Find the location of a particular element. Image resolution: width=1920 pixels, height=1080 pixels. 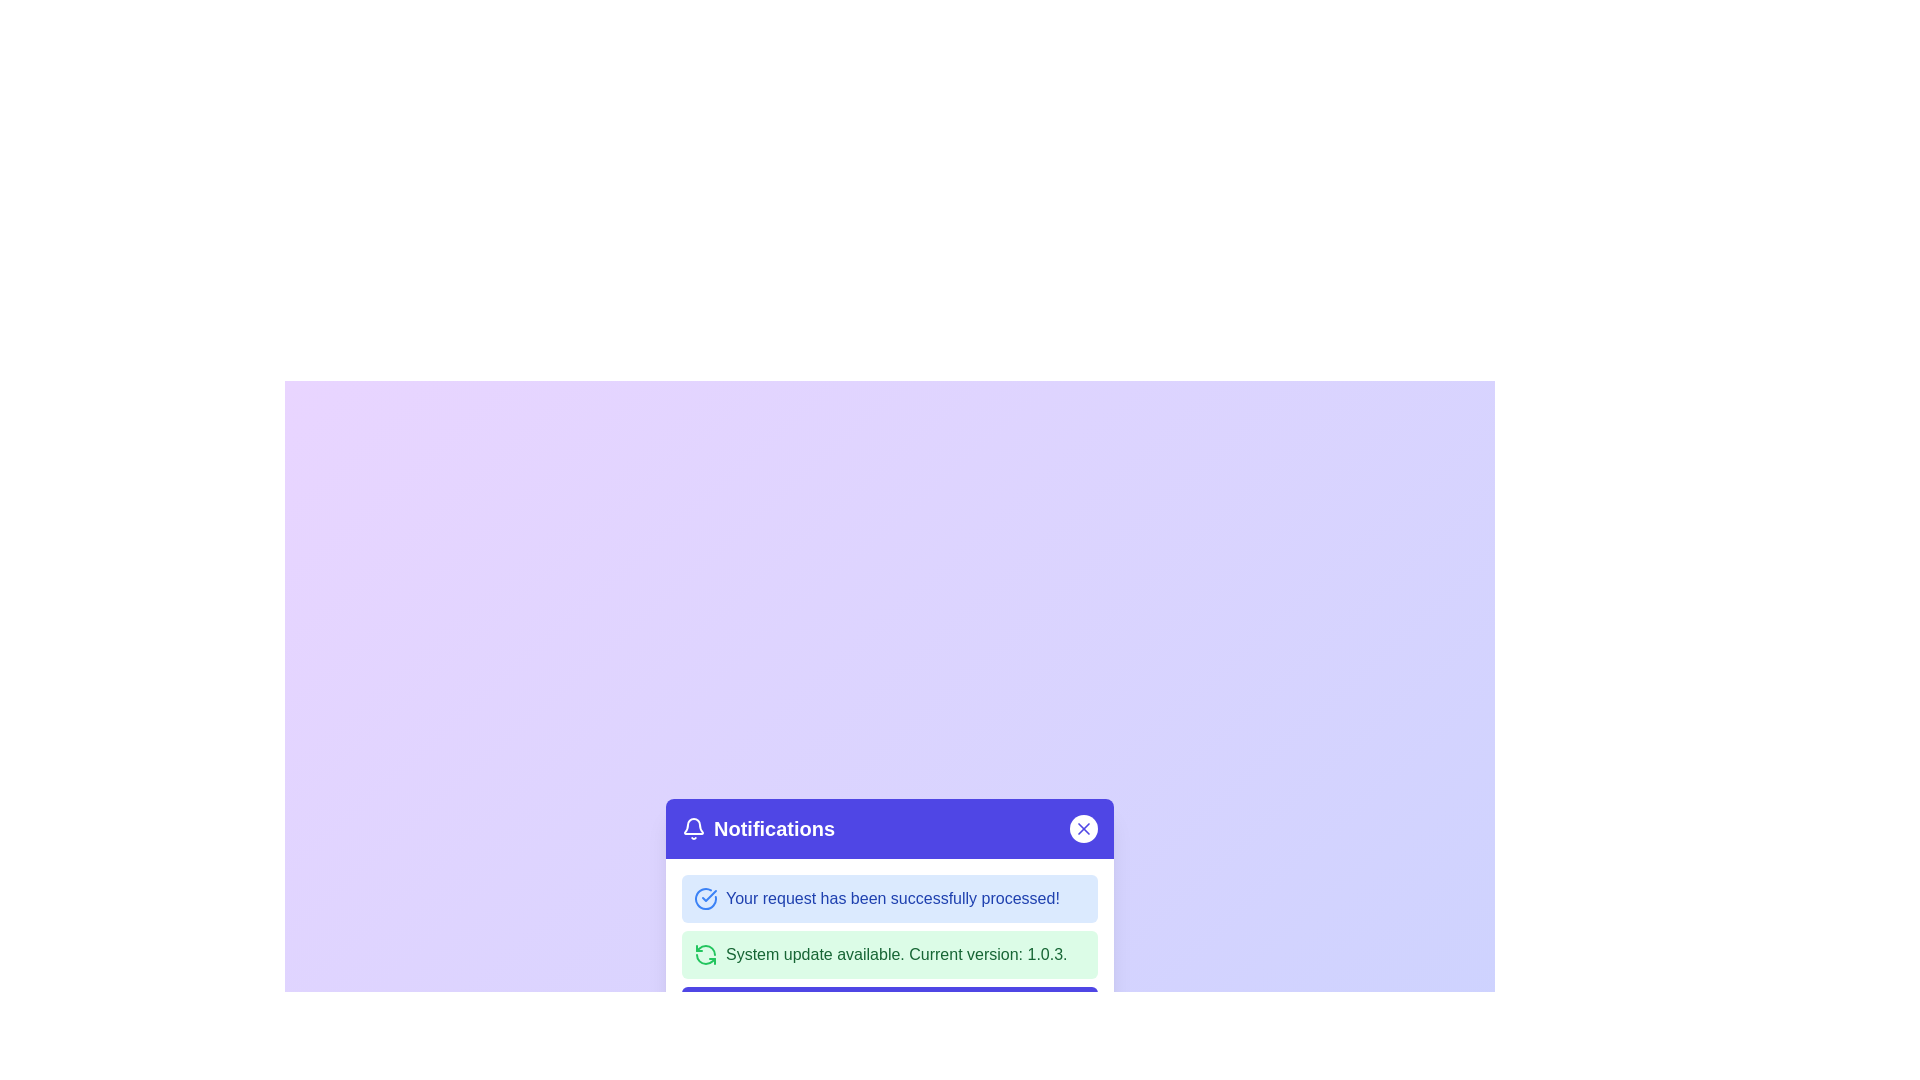

the interactive button located at the bottom of the notification panel is located at coordinates (888, 1006).